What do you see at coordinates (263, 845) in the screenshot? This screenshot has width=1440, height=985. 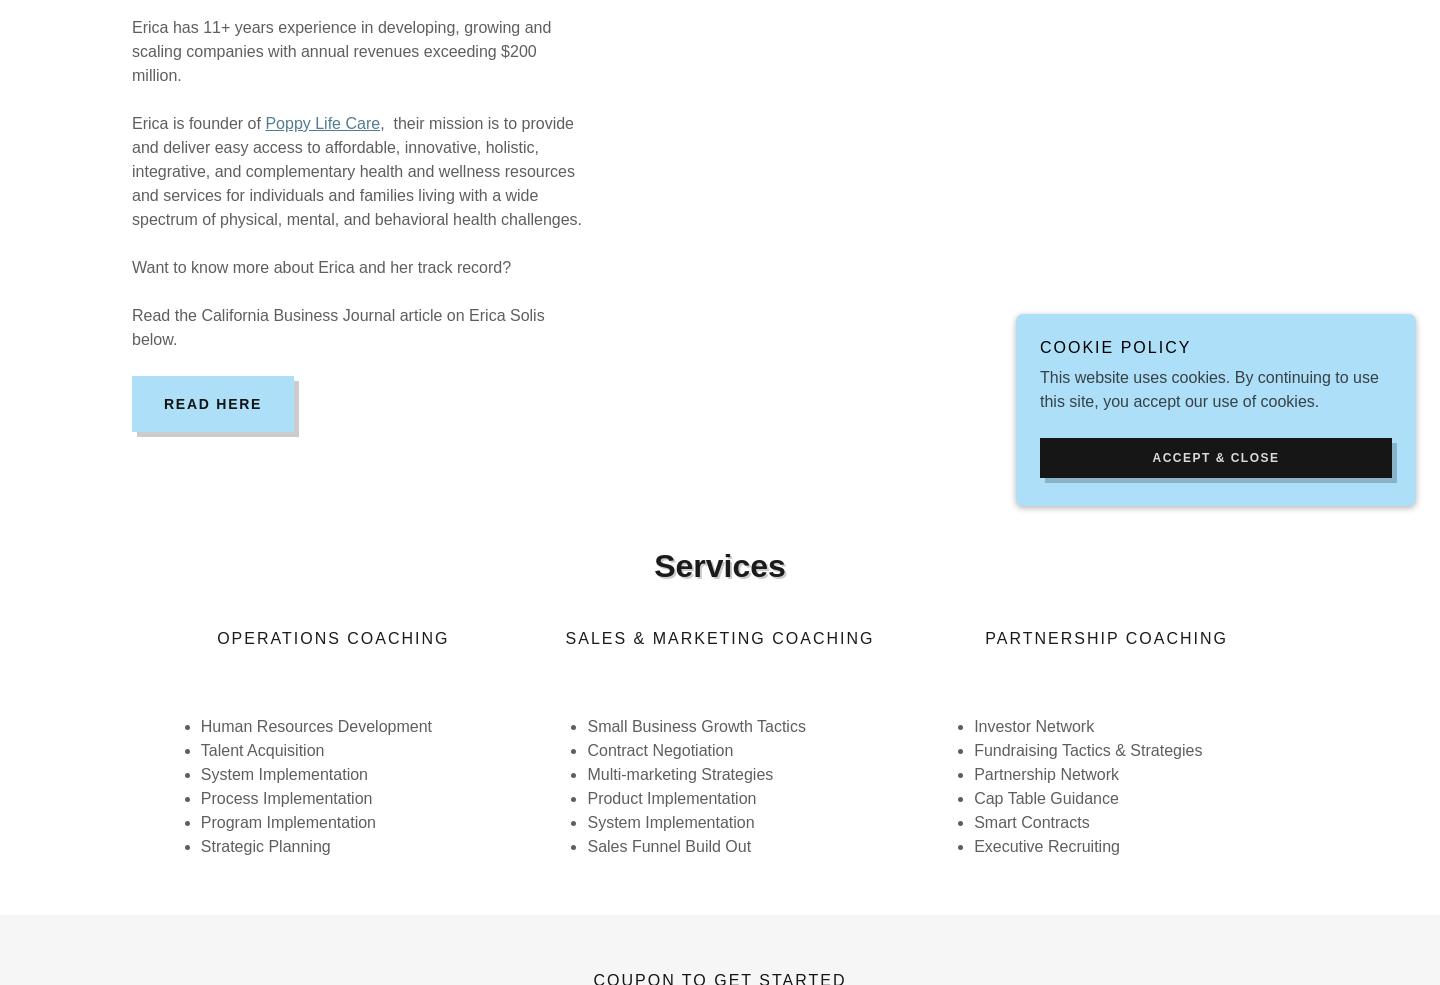 I see `'Strategic Planning'` at bounding box center [263, 845].